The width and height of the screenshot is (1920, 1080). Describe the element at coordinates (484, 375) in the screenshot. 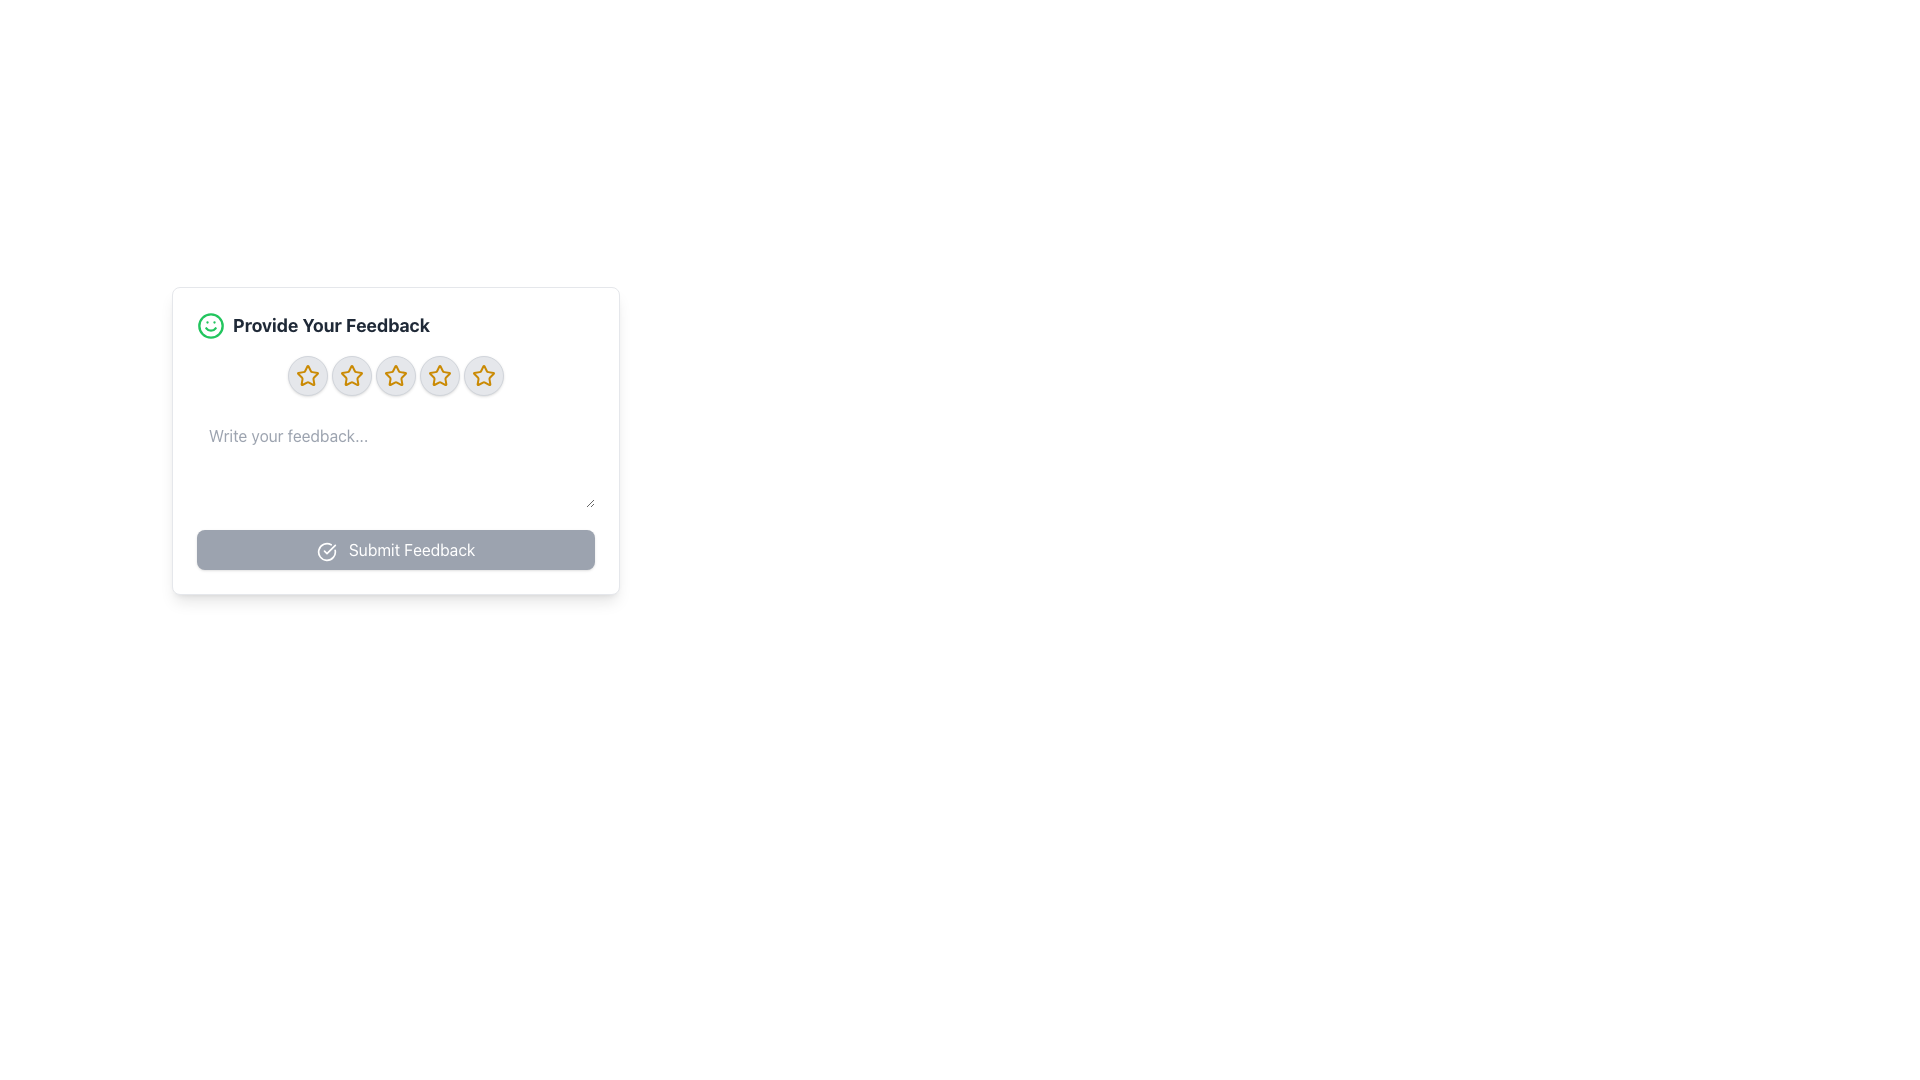

I see `the sixth star in the rating system` at that location.